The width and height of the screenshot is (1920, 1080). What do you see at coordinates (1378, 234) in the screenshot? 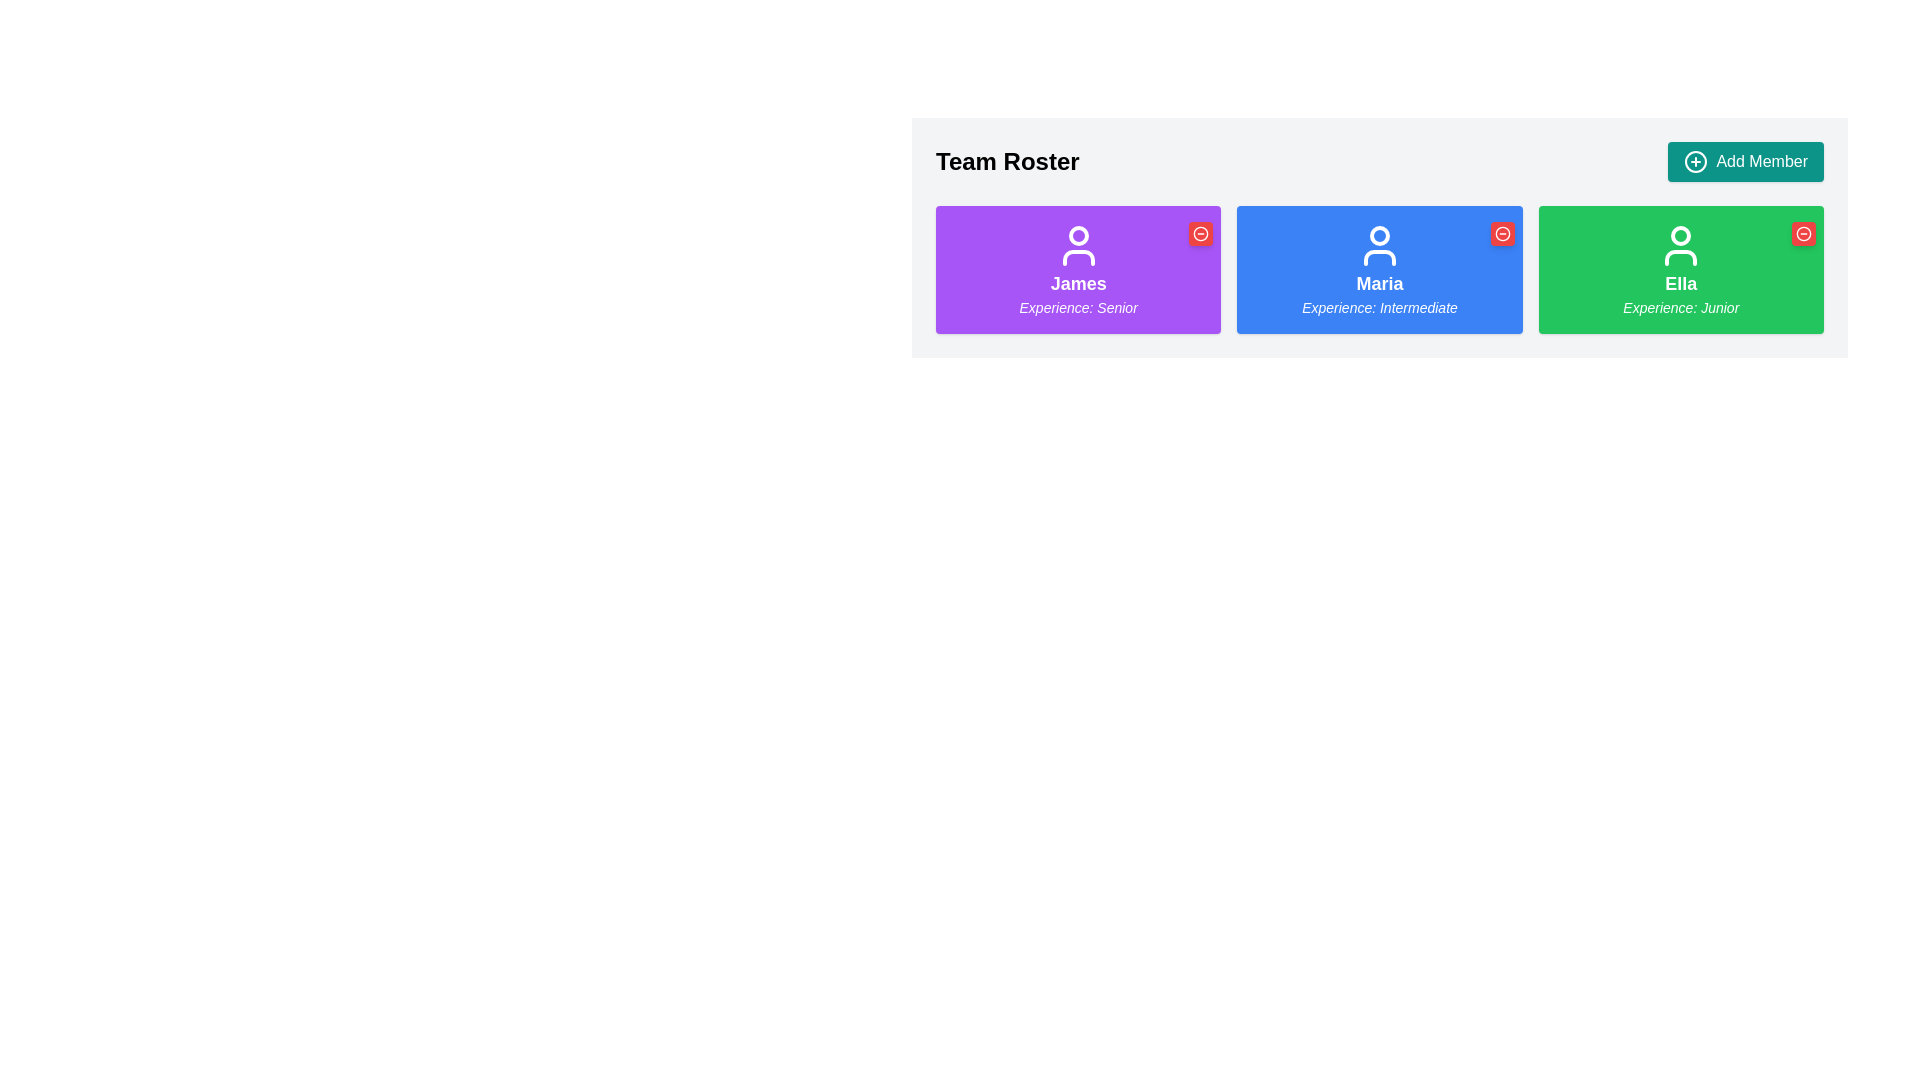
I see `the decorative graphical element representing the head in the user icon, which is centrally located above the text 'Maria' in the blue rectangular card` at bounding box center [1378, 234].